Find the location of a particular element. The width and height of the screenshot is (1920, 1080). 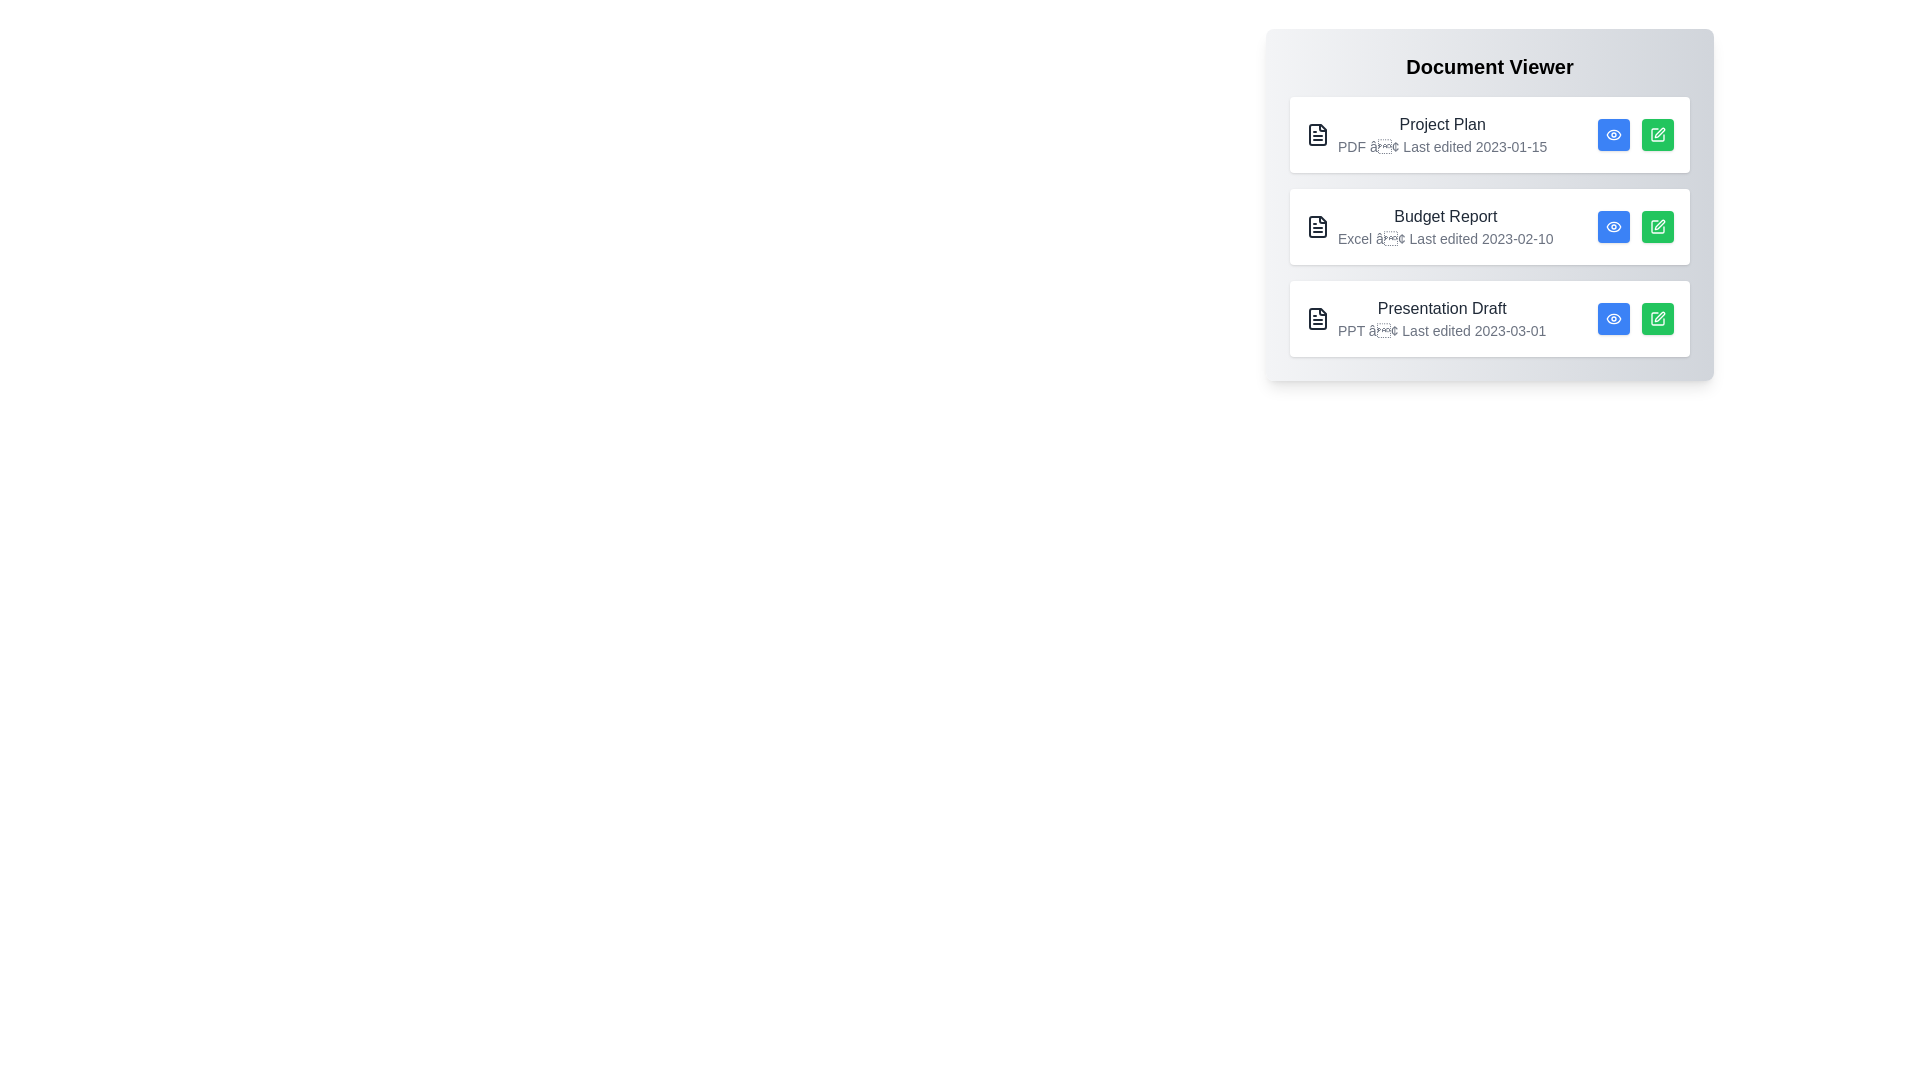

eye icon for the document titled Project Plan to view its details is located at coordinates (1613, 135).